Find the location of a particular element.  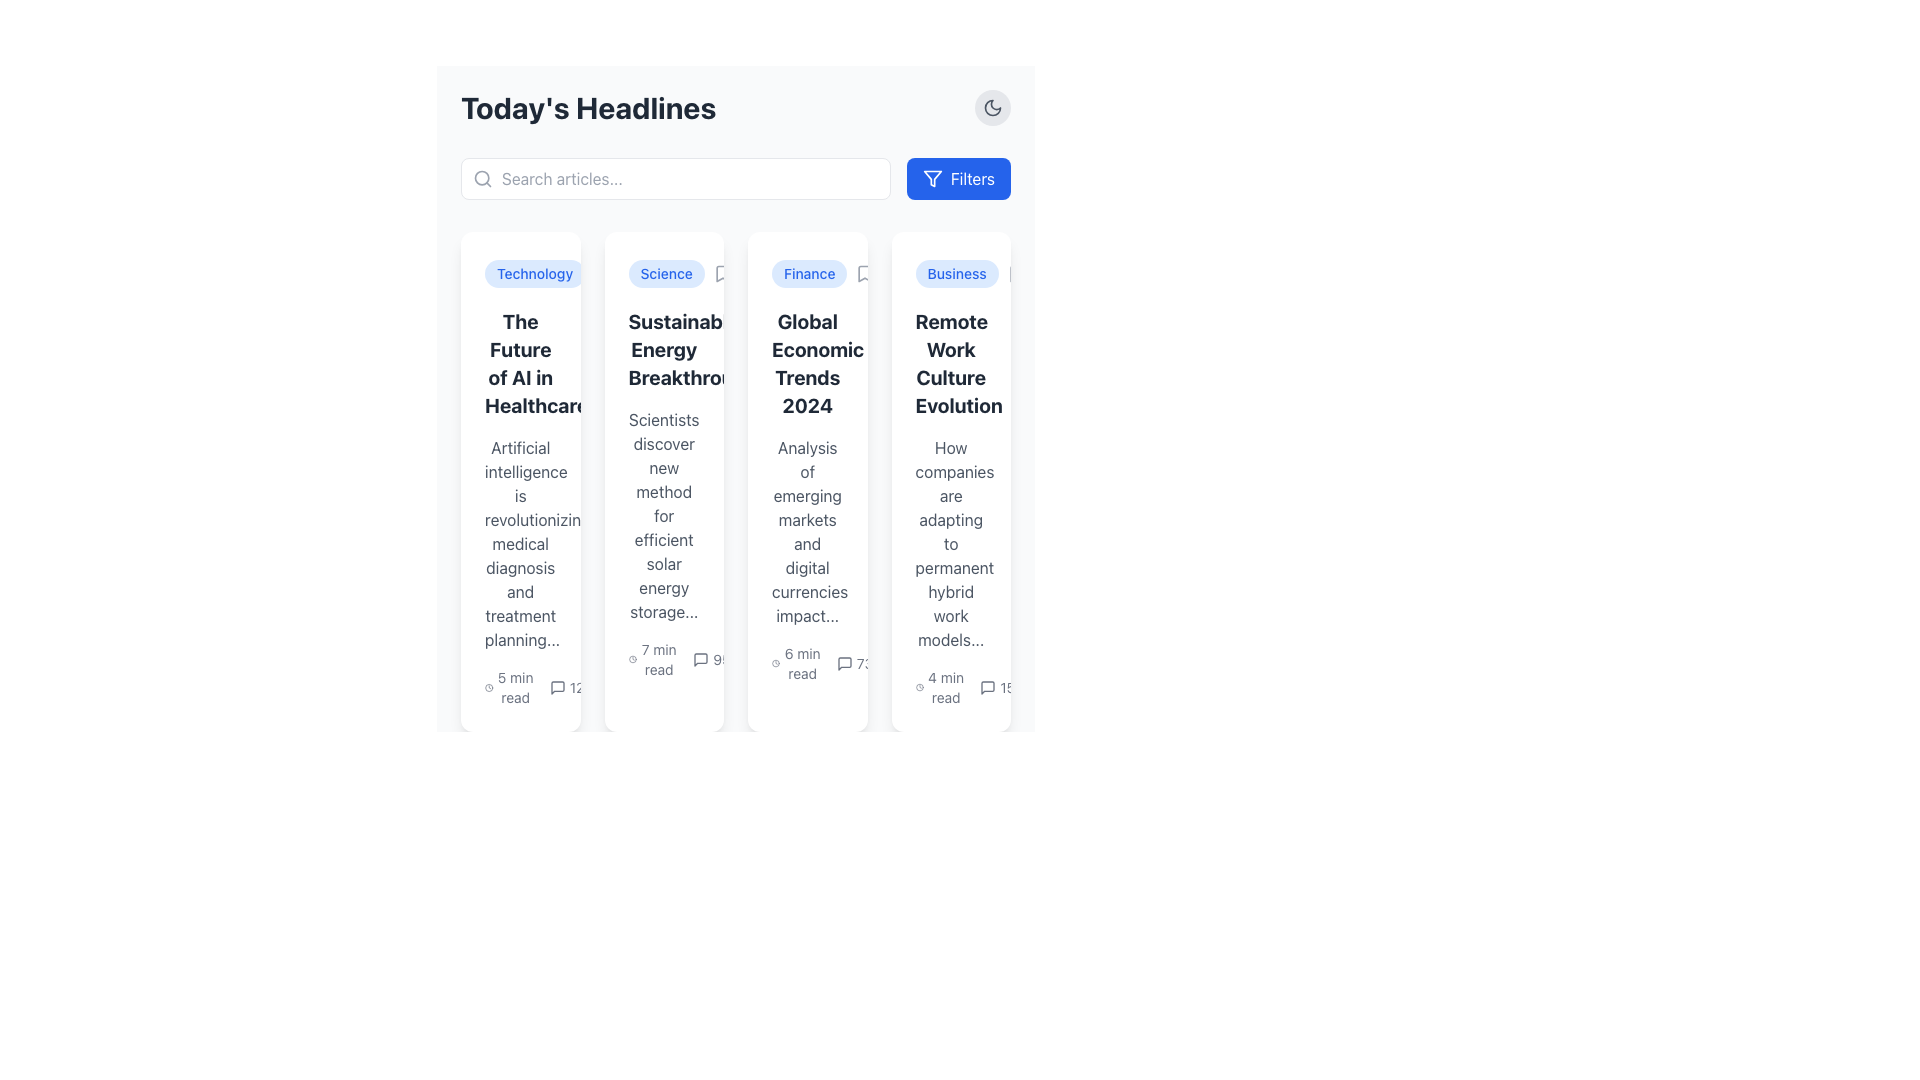

the text element displaying '4 min read' located at the bottom-right corner of the 'Remote Work Culture Evolution' article card is located at coordinates (950, 686).